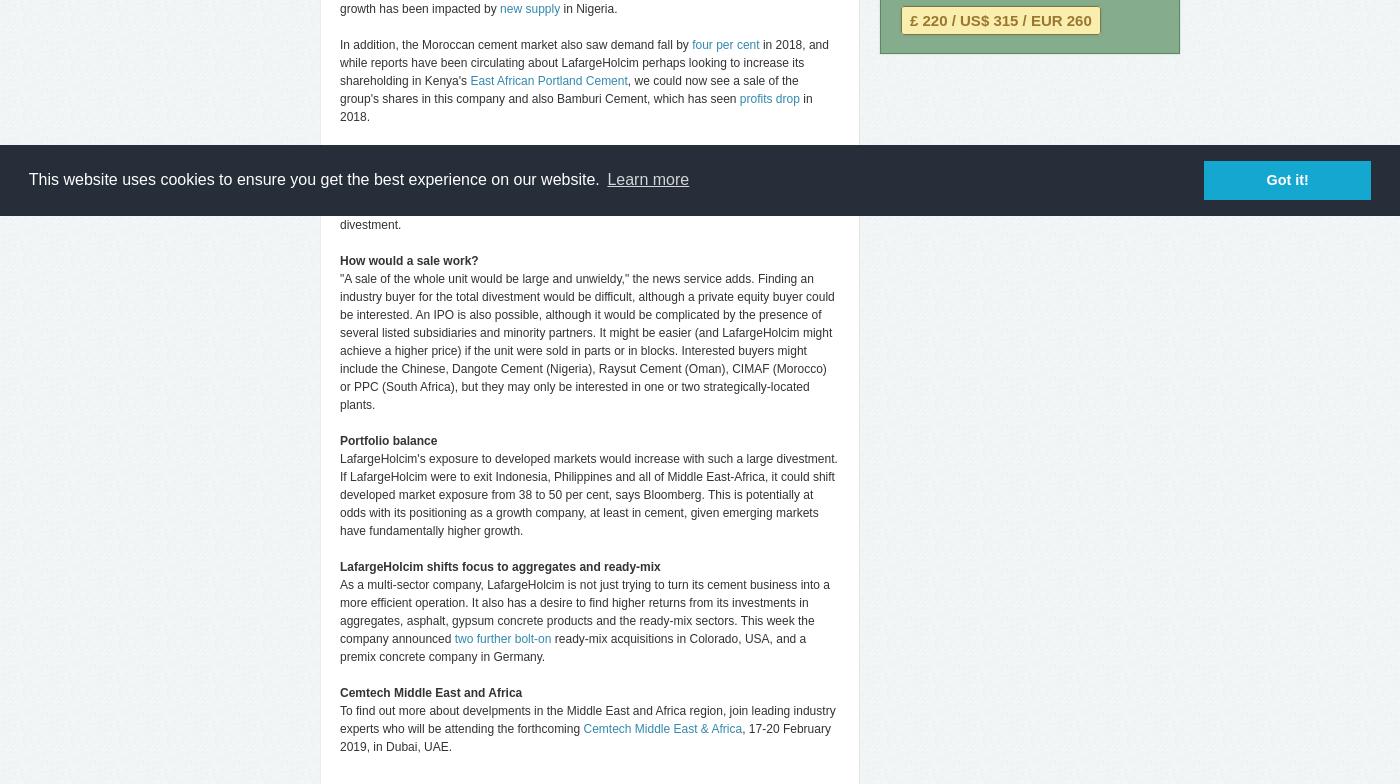  What do you see at coordinates (530, 9) in the screenshot?
I see `'new supply'` at bounding box center [530, 9].